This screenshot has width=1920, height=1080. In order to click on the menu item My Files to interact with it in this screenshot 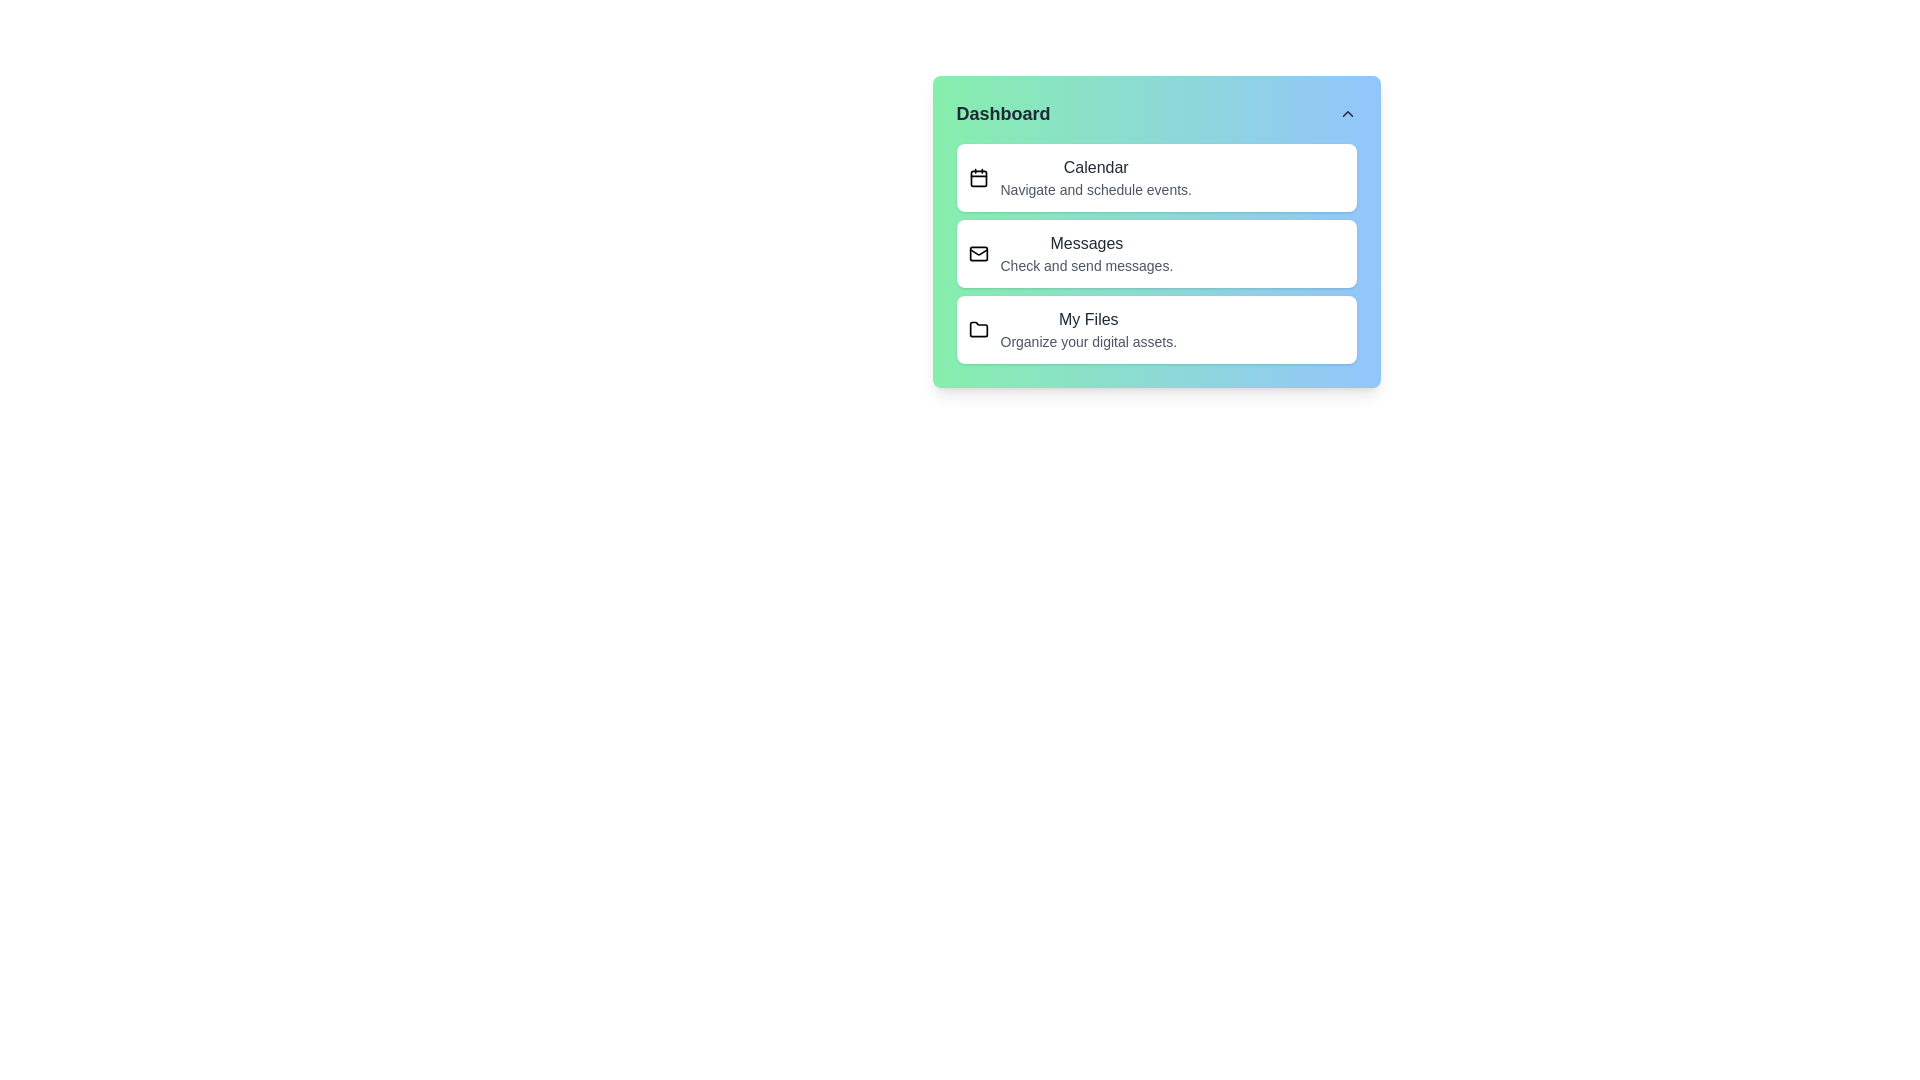, I will do `click(1156, 329)`.